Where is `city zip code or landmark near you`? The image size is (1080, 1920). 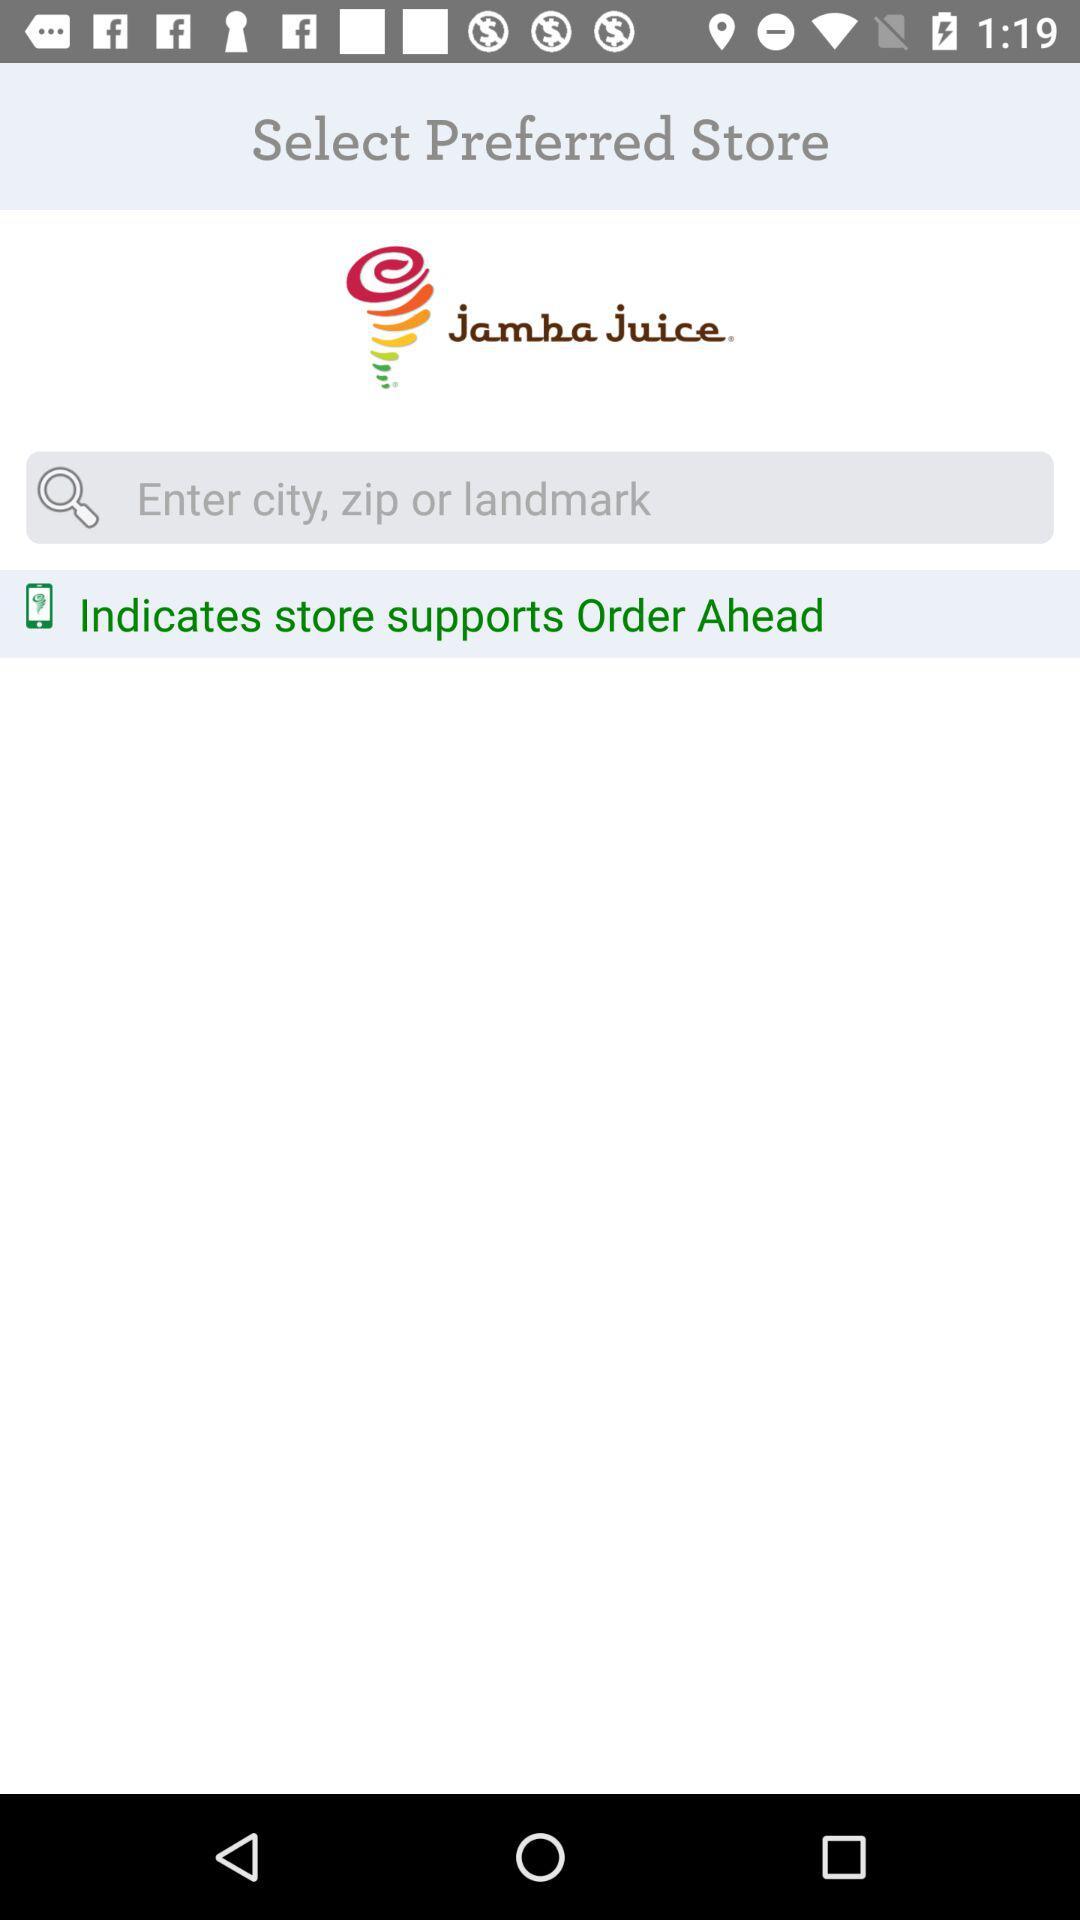 city zip code or landmark near you is located at coordinates (540, 497).